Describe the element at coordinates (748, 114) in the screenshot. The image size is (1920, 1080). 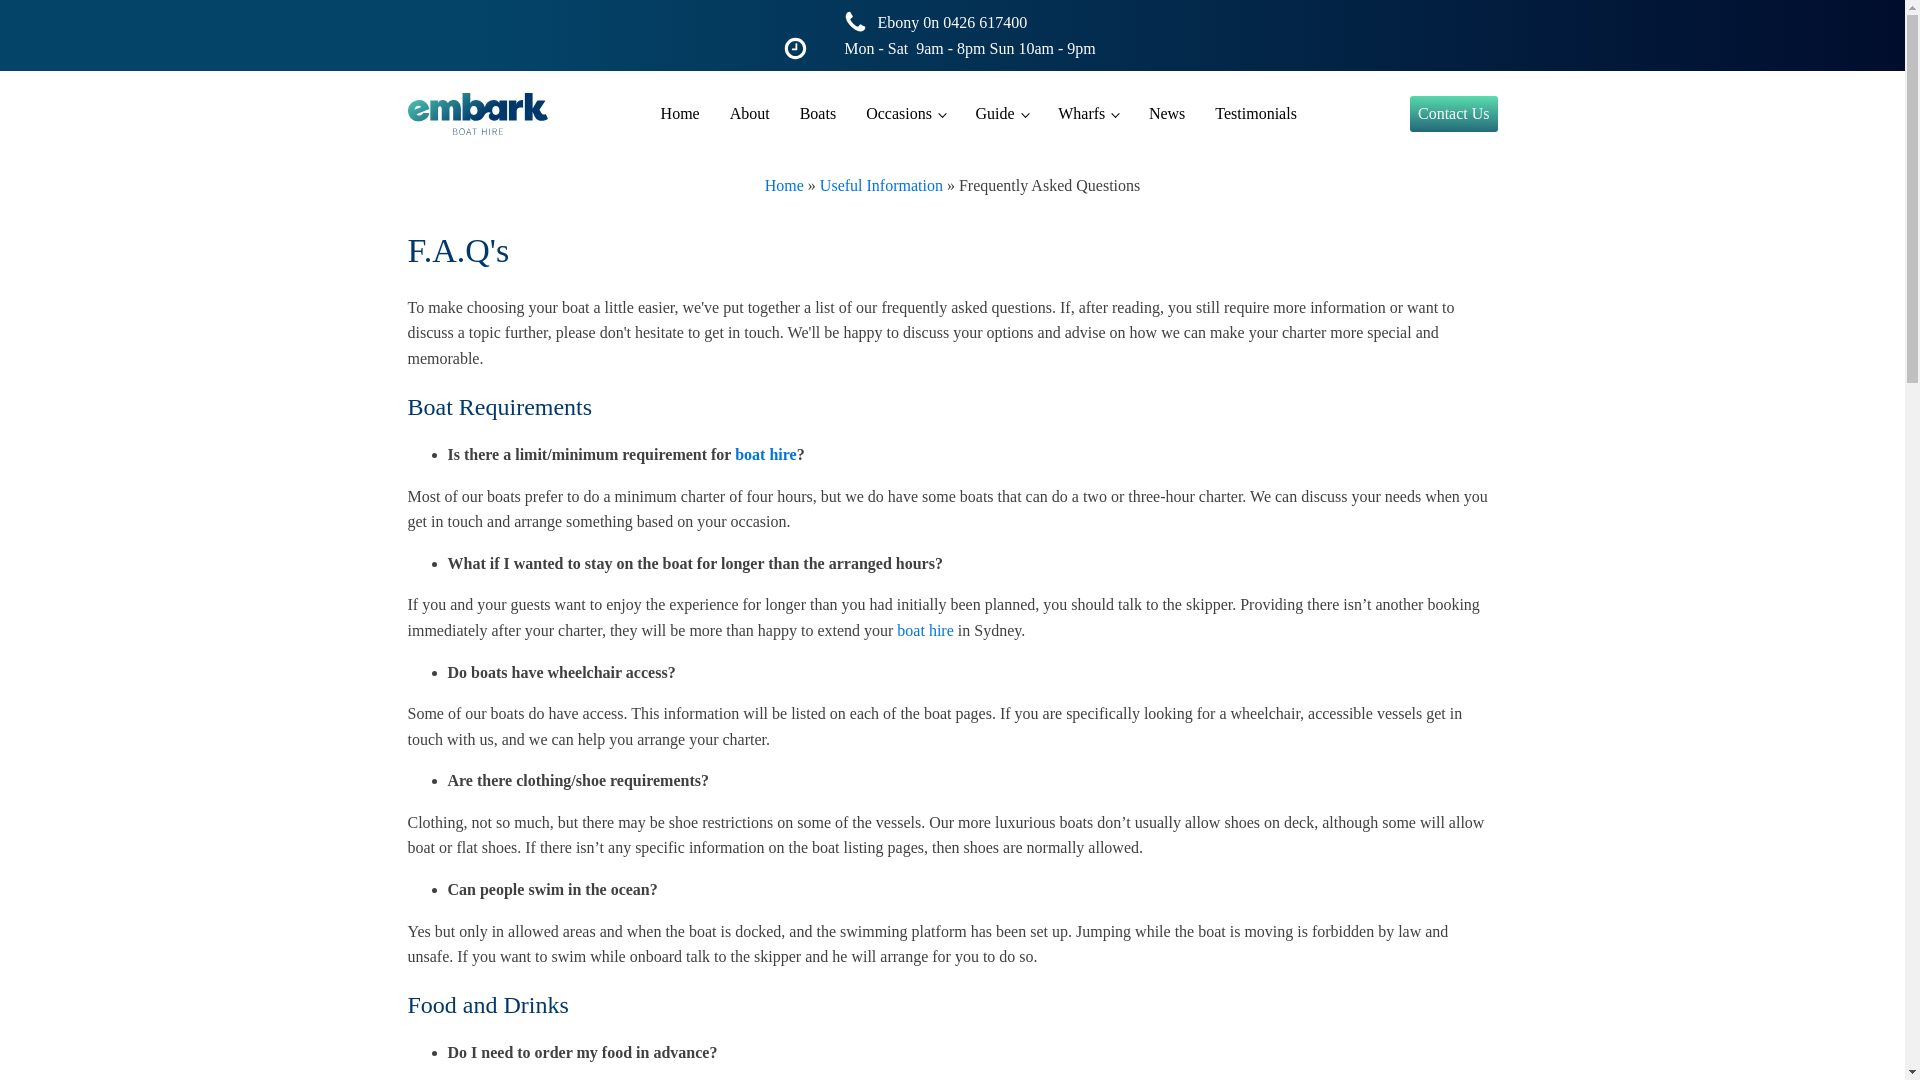
I see `'About'` at that location.